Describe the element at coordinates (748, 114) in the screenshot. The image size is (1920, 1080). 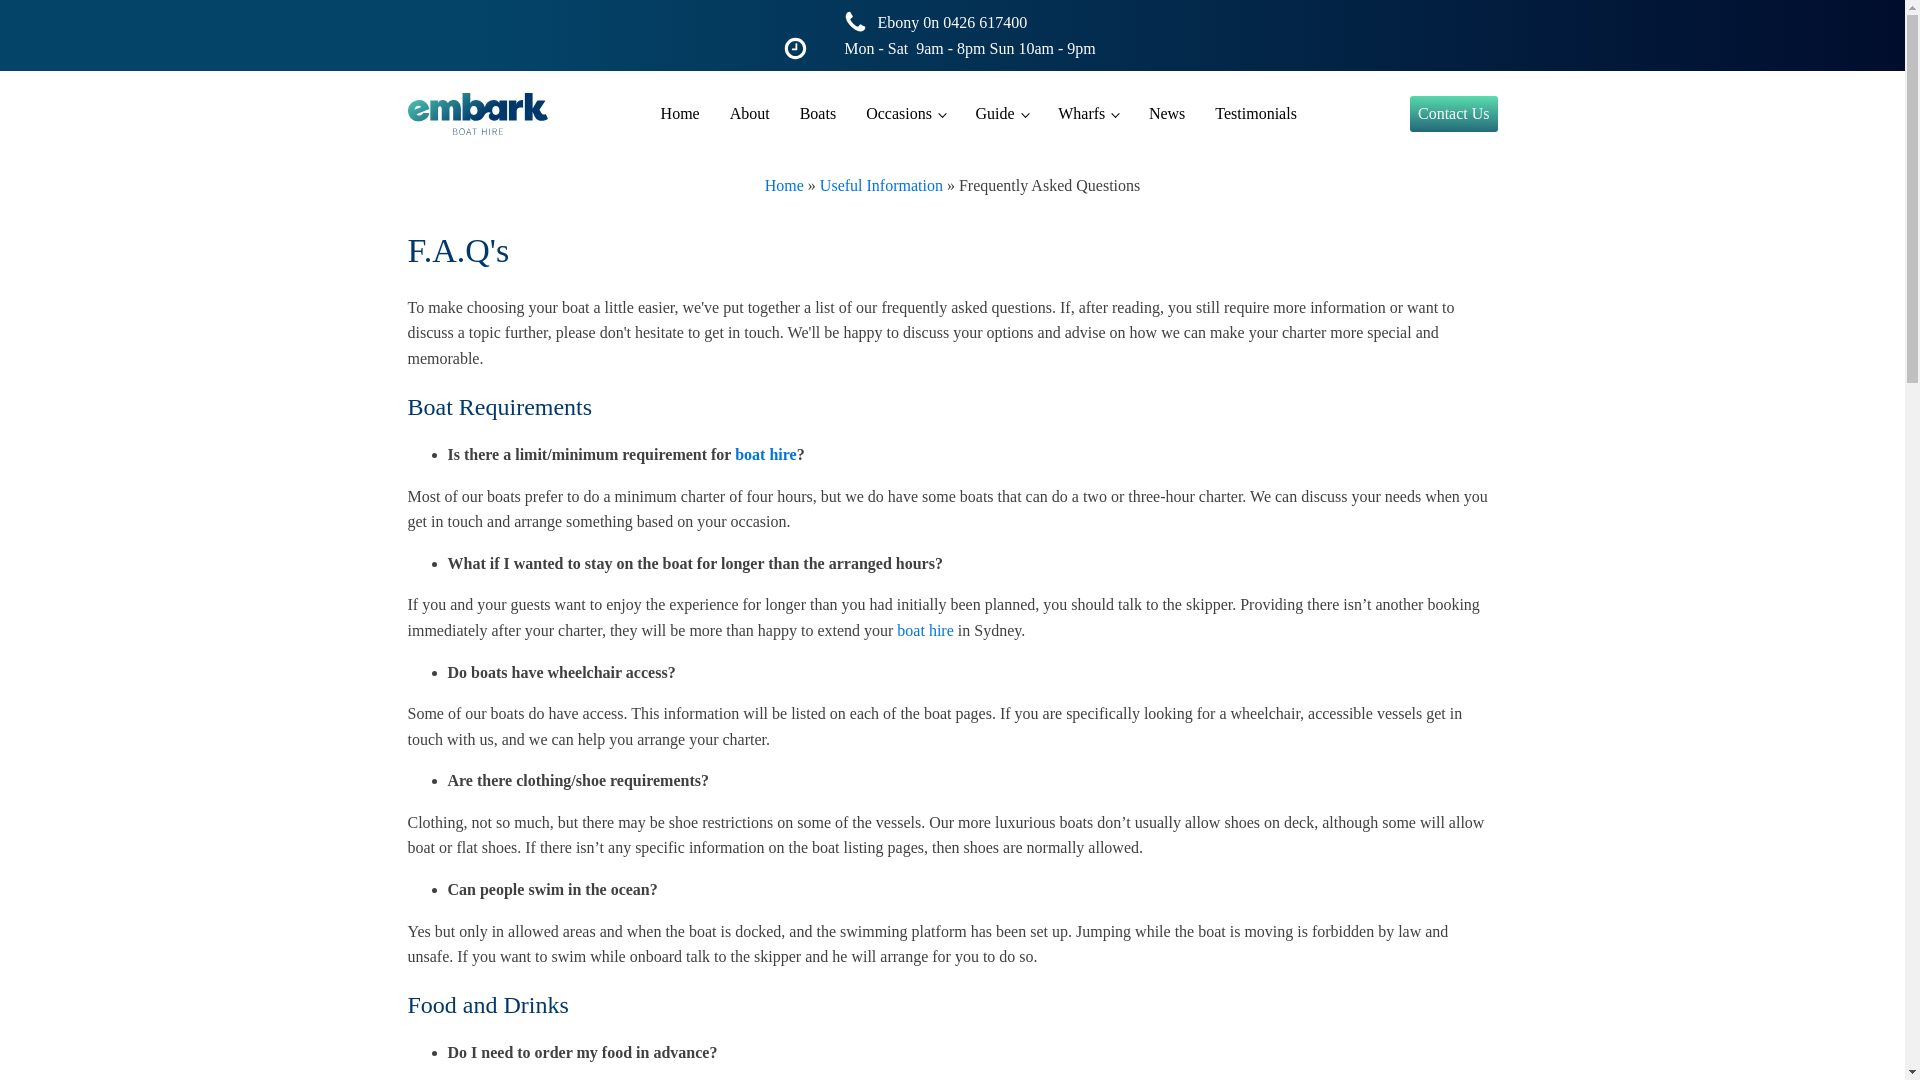
I see `'About'` at that location.